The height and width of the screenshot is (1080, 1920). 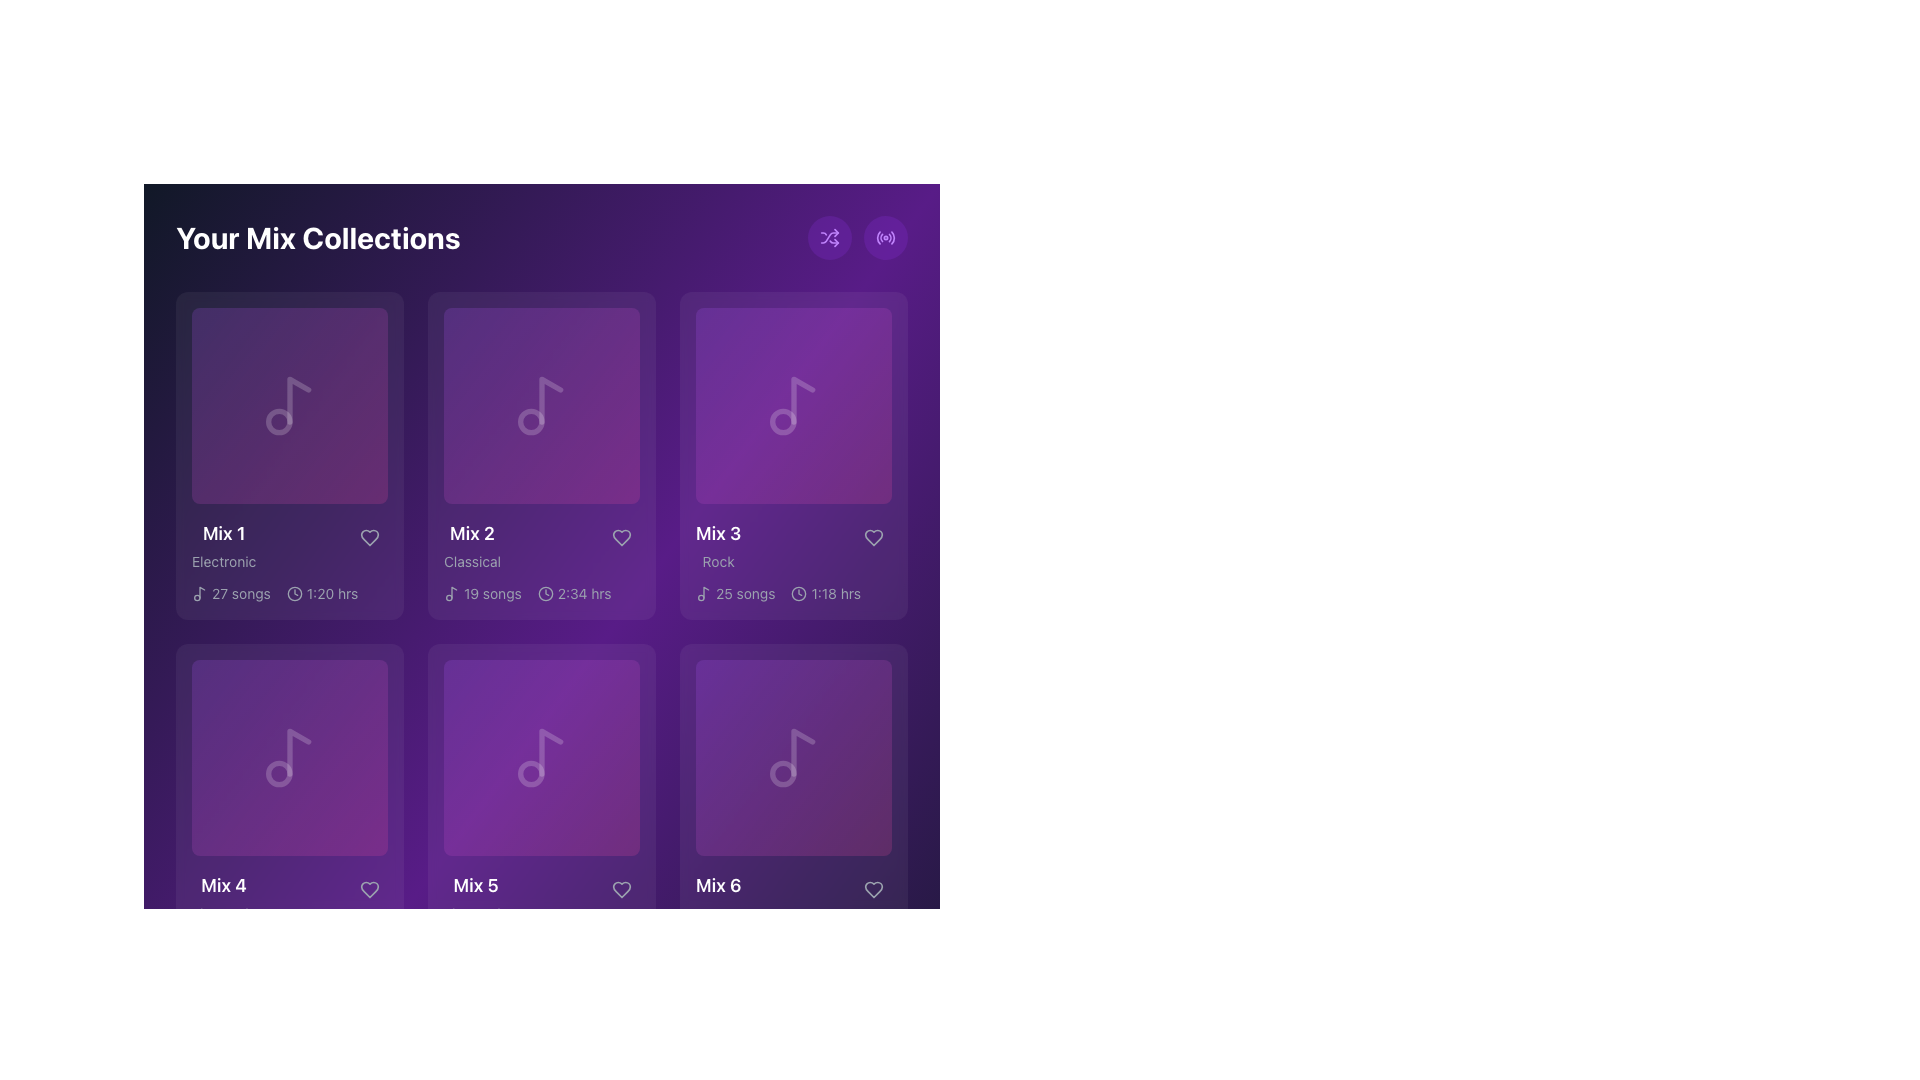 I want to click on the heart icon located in the bottom right corner of the 'Mix 6' card to mark or unmark it as a favorite, so click(x=873, y=889).